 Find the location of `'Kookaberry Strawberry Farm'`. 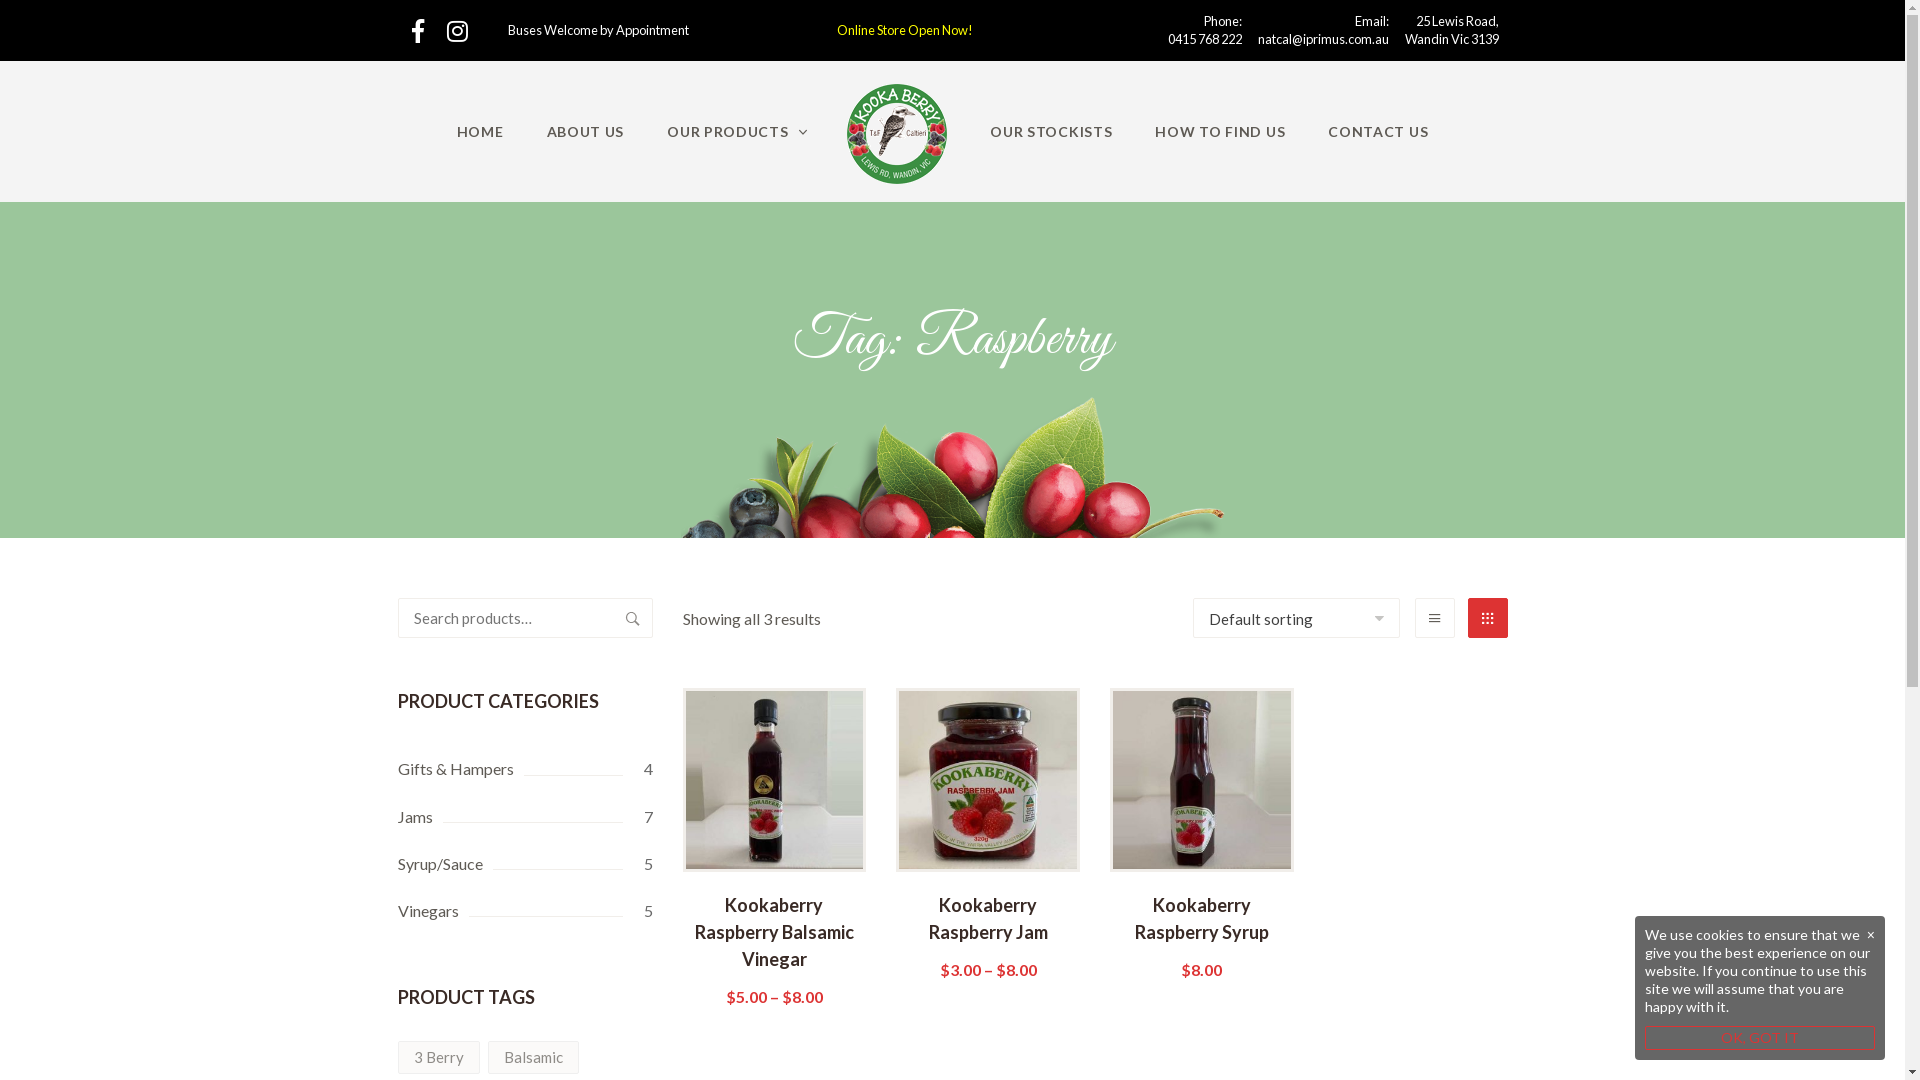

'Kookaberry Strawberry Farm' is located at coordinates (846, 134).